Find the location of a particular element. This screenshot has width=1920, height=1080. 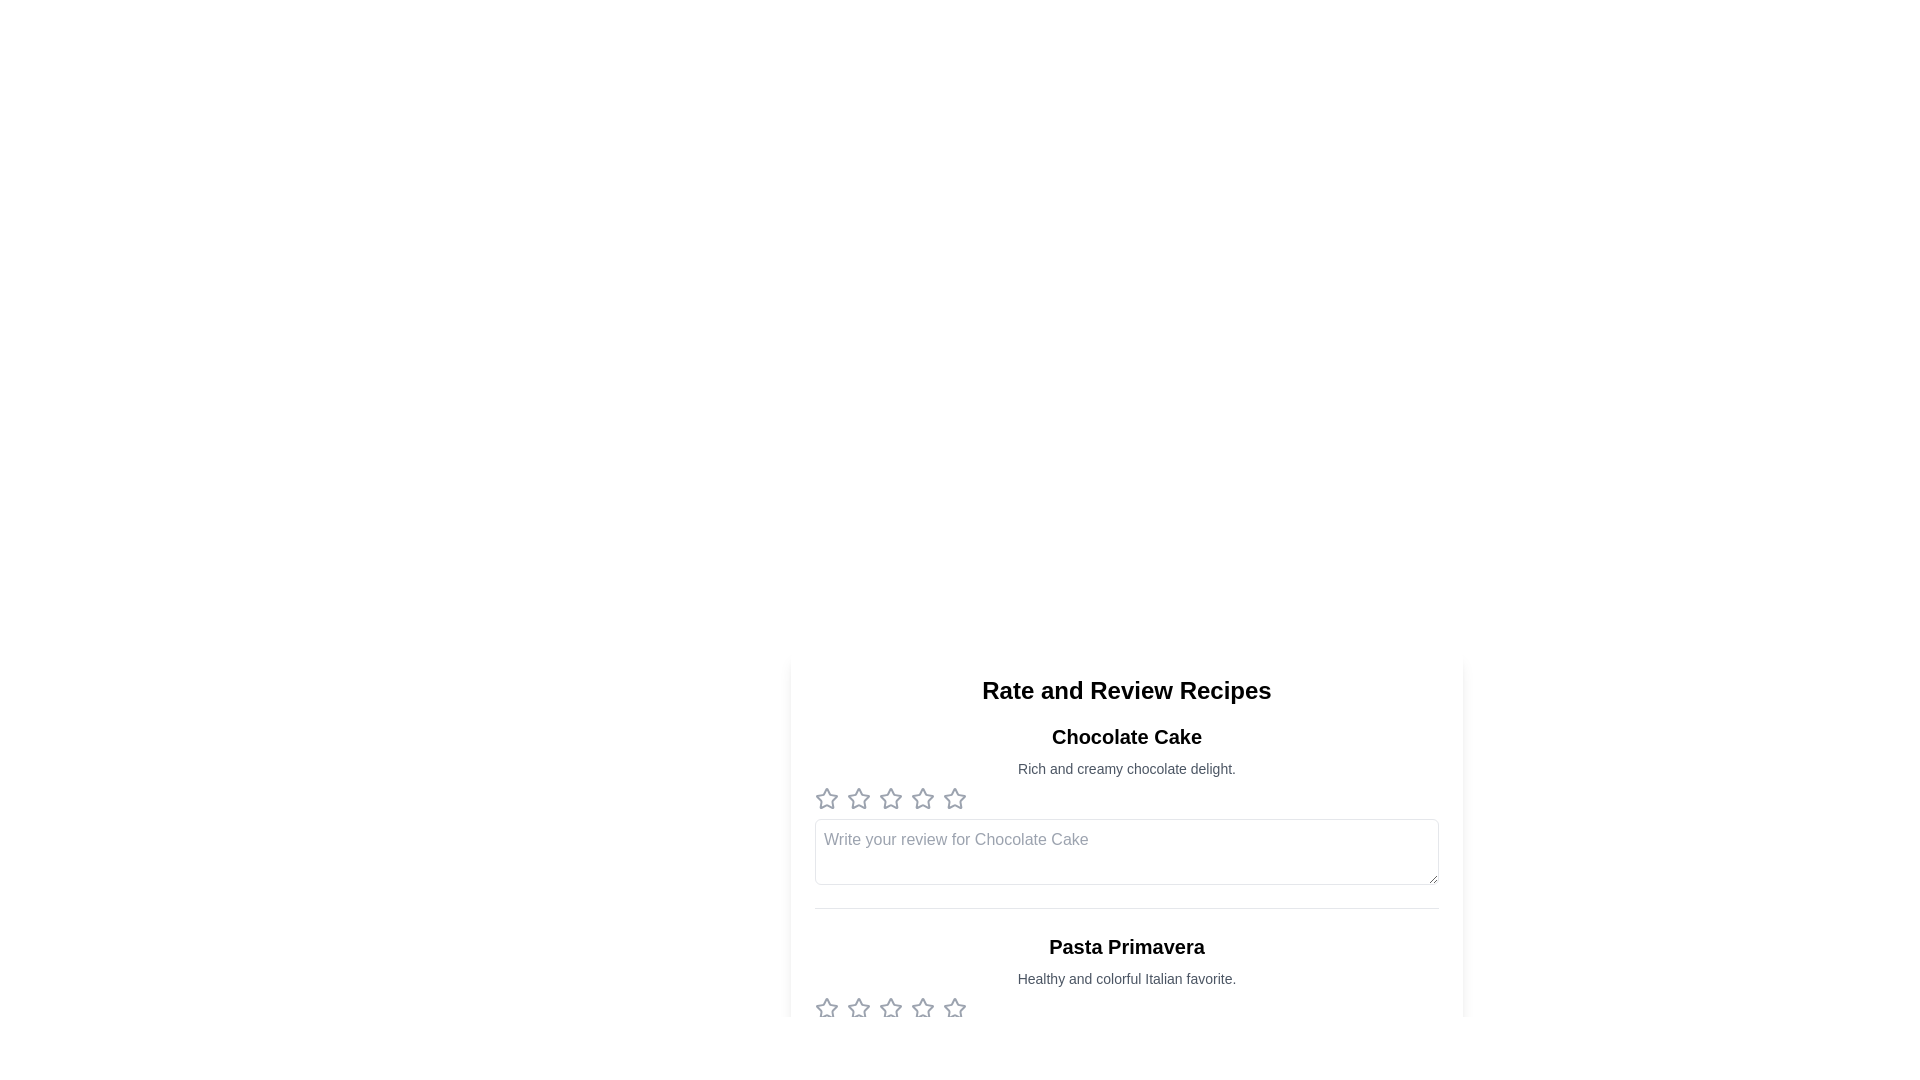

the first star-shaped rating icon for 'Chocolate Cake' is located at coordinates (826, 797).